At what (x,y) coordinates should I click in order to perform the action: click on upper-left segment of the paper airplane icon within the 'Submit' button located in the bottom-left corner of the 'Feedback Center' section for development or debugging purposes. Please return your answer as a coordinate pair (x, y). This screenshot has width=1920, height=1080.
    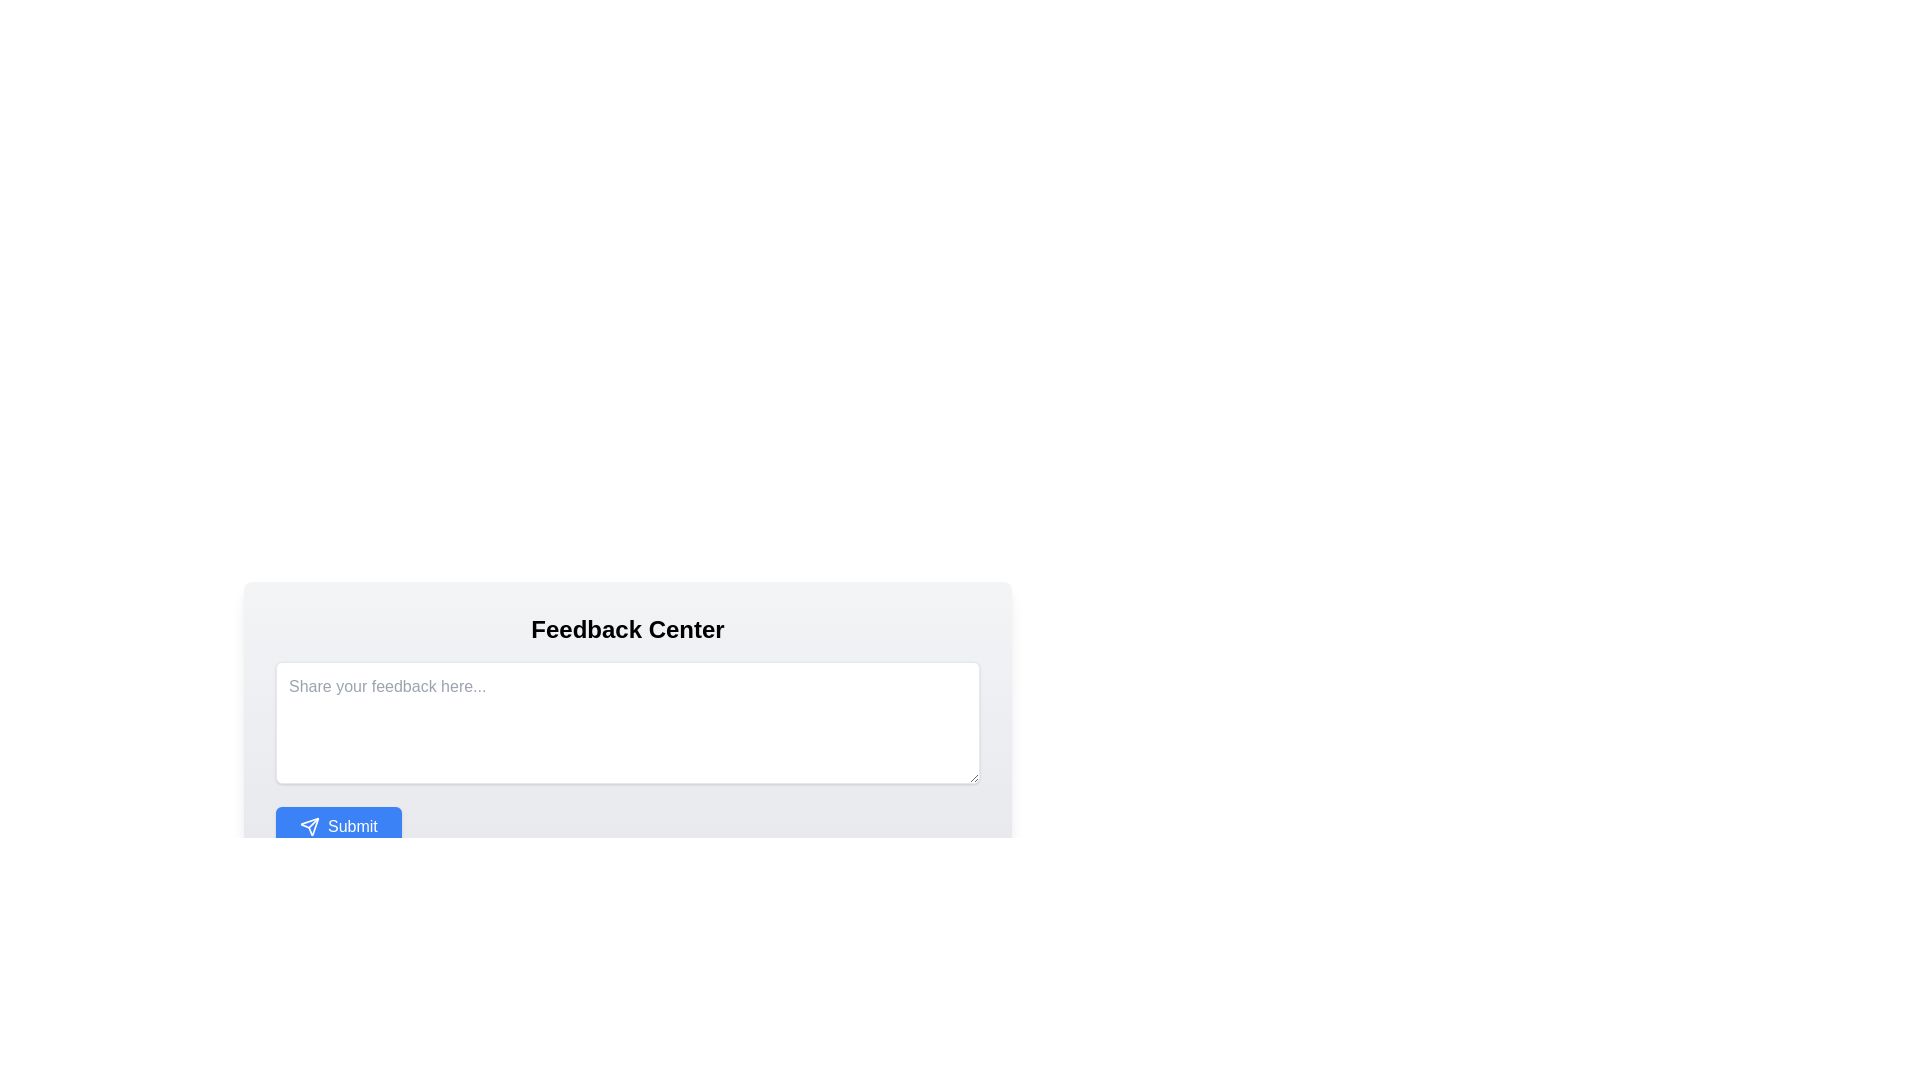
    Looking at the image, I should click on (309, 826).